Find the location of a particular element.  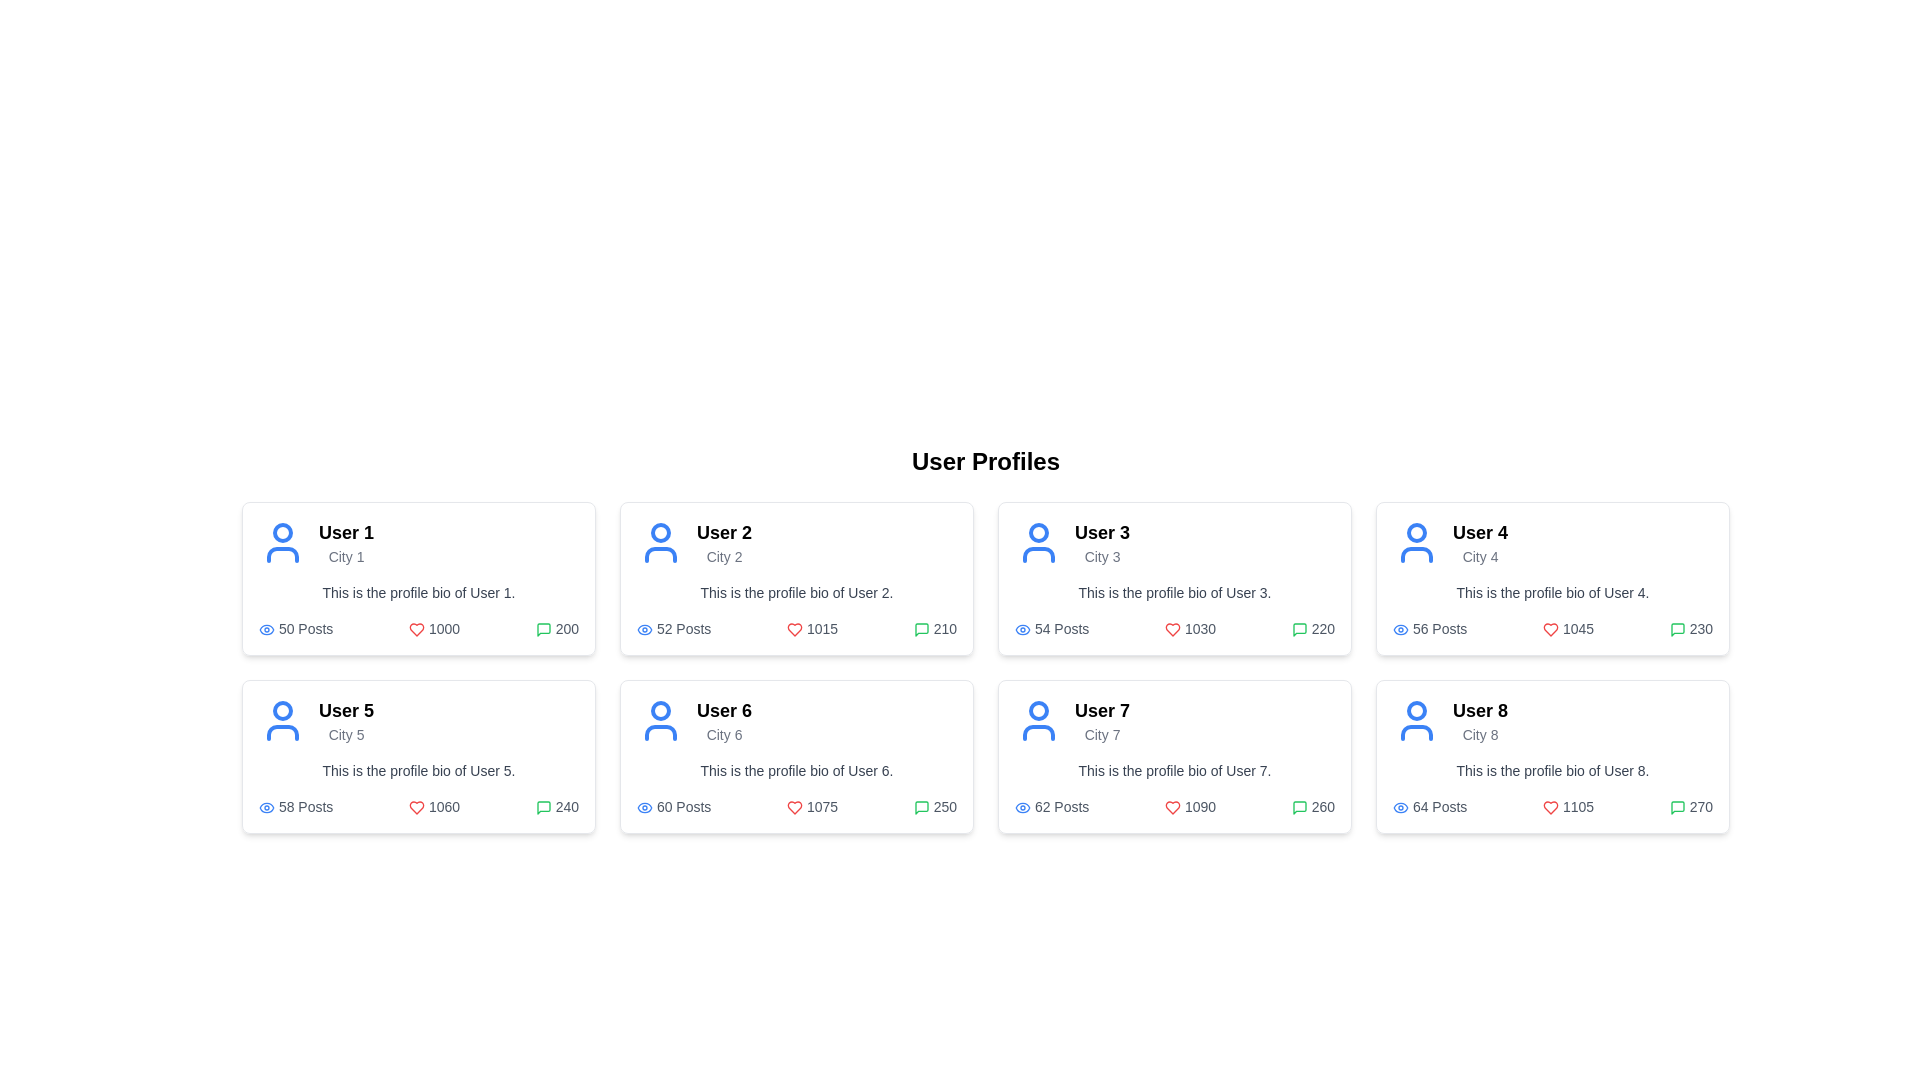

the text label displaying the count of likes or favorites for 'User 7', which is the second item in the footer of the card, located between '62 Posts' and '260' is located at coordinates (1190, 805).